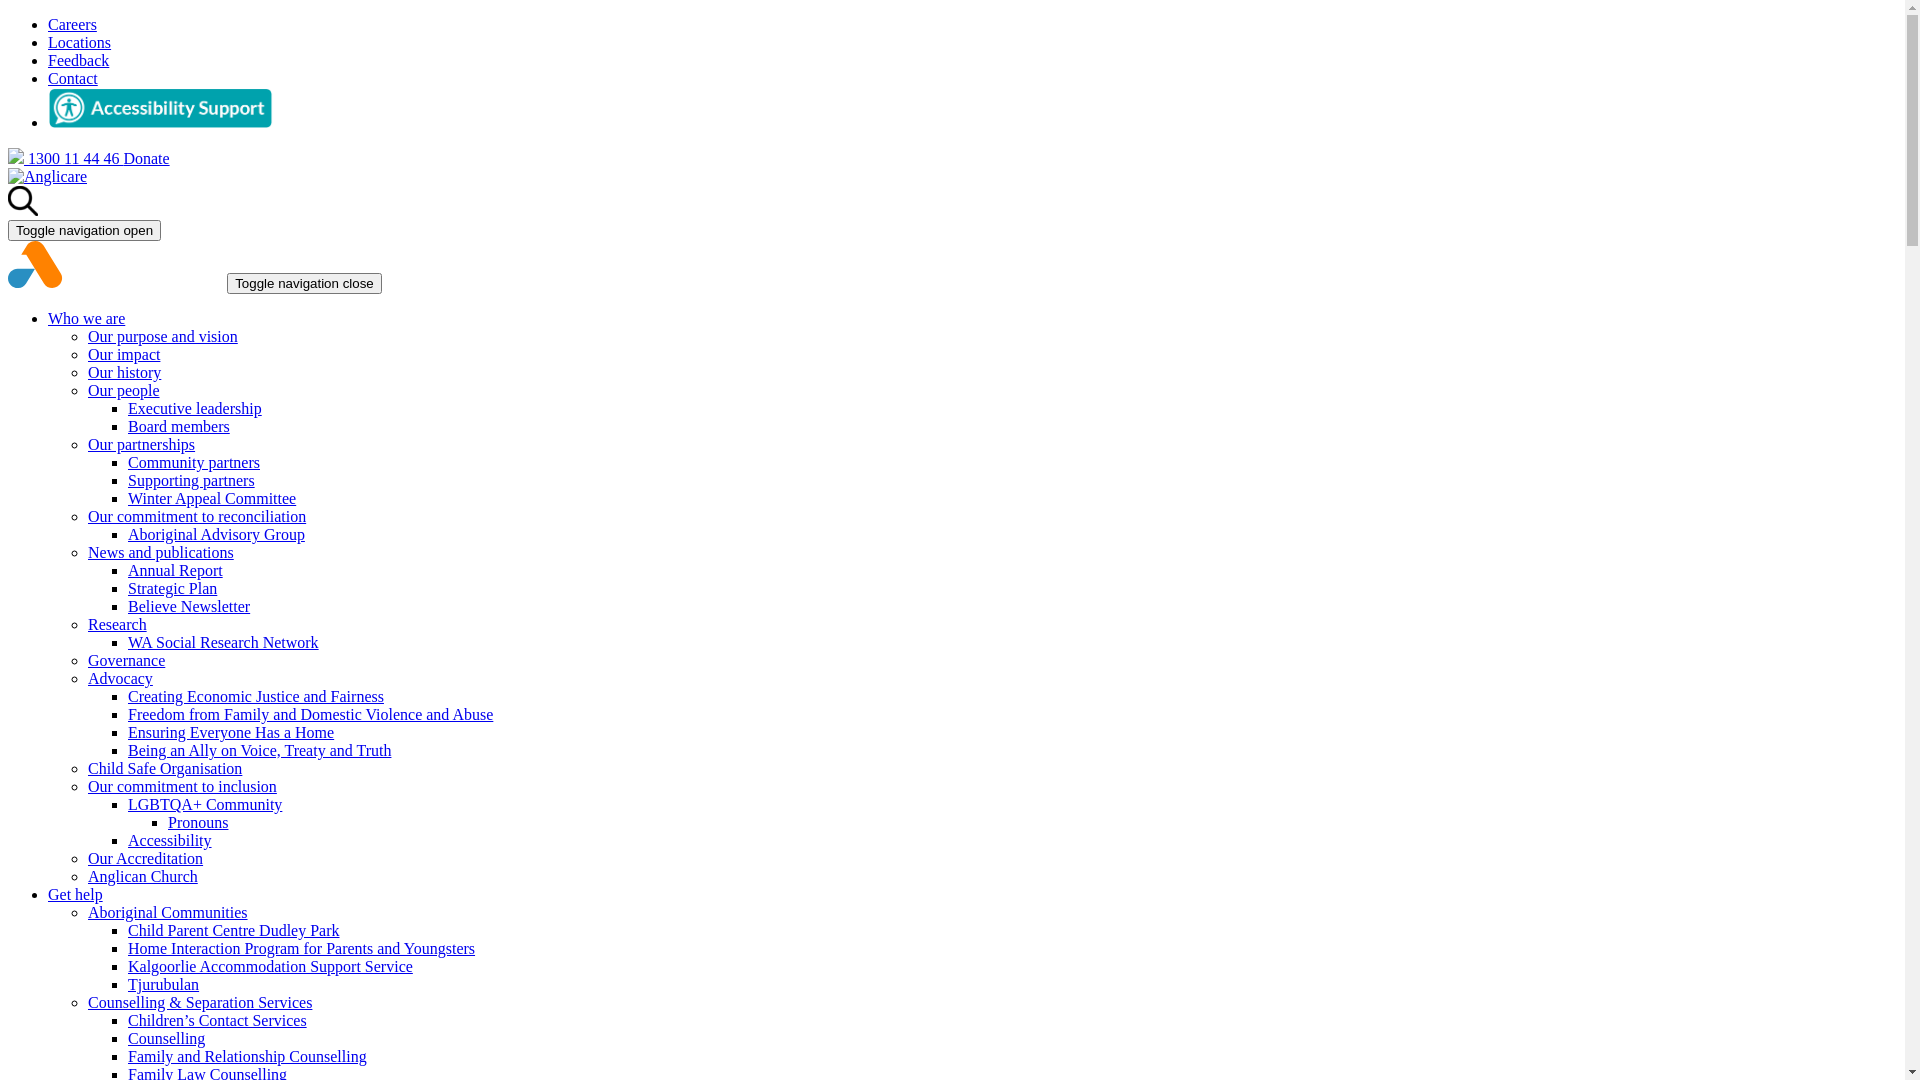 This screenshot has height=1080, width=1920. Describe the element at coordinates (216, 533) in the screenshot. I see `'Aboriginal Advisory Group'` at that location.